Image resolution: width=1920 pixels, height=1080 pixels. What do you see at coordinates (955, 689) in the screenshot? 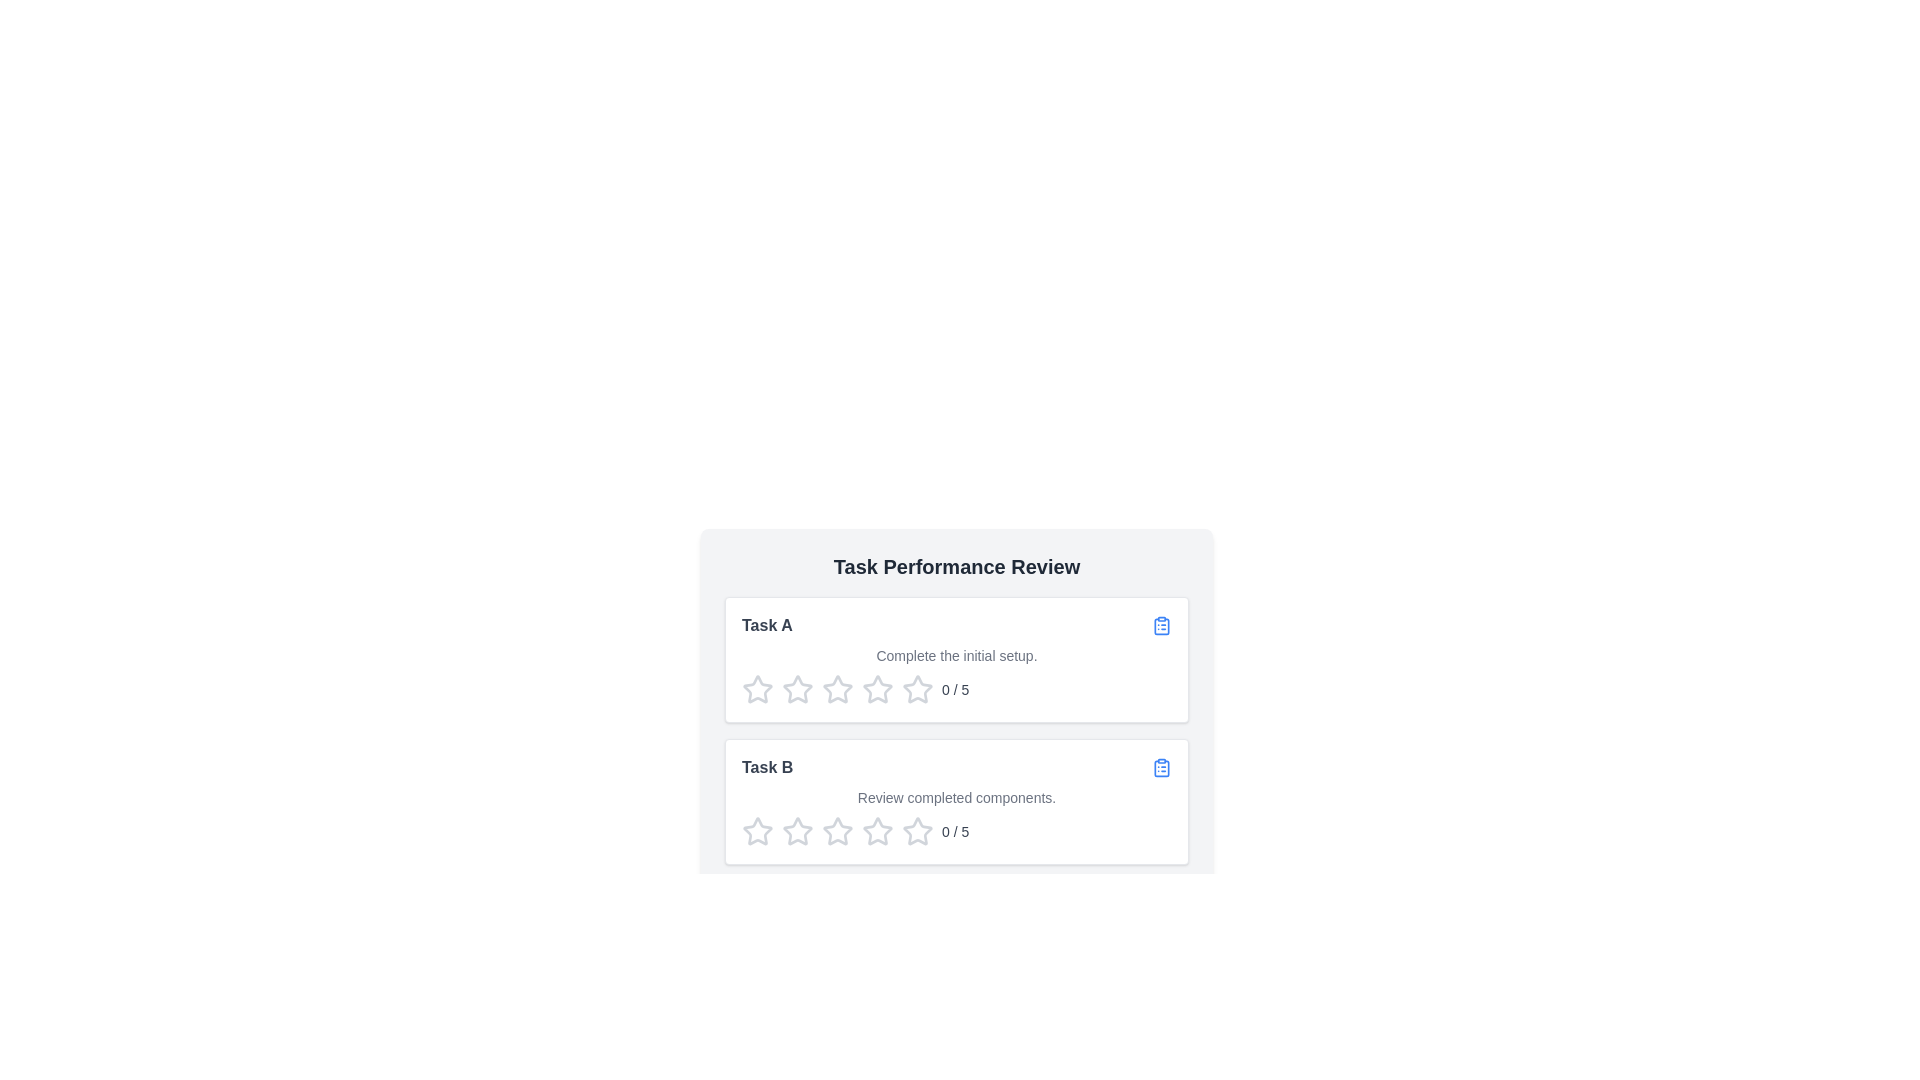
I see `the Rating indicator text located to the right of the five star icons in the 'Task AComplete the initial setup.' section` at bounding box center [955, 689].